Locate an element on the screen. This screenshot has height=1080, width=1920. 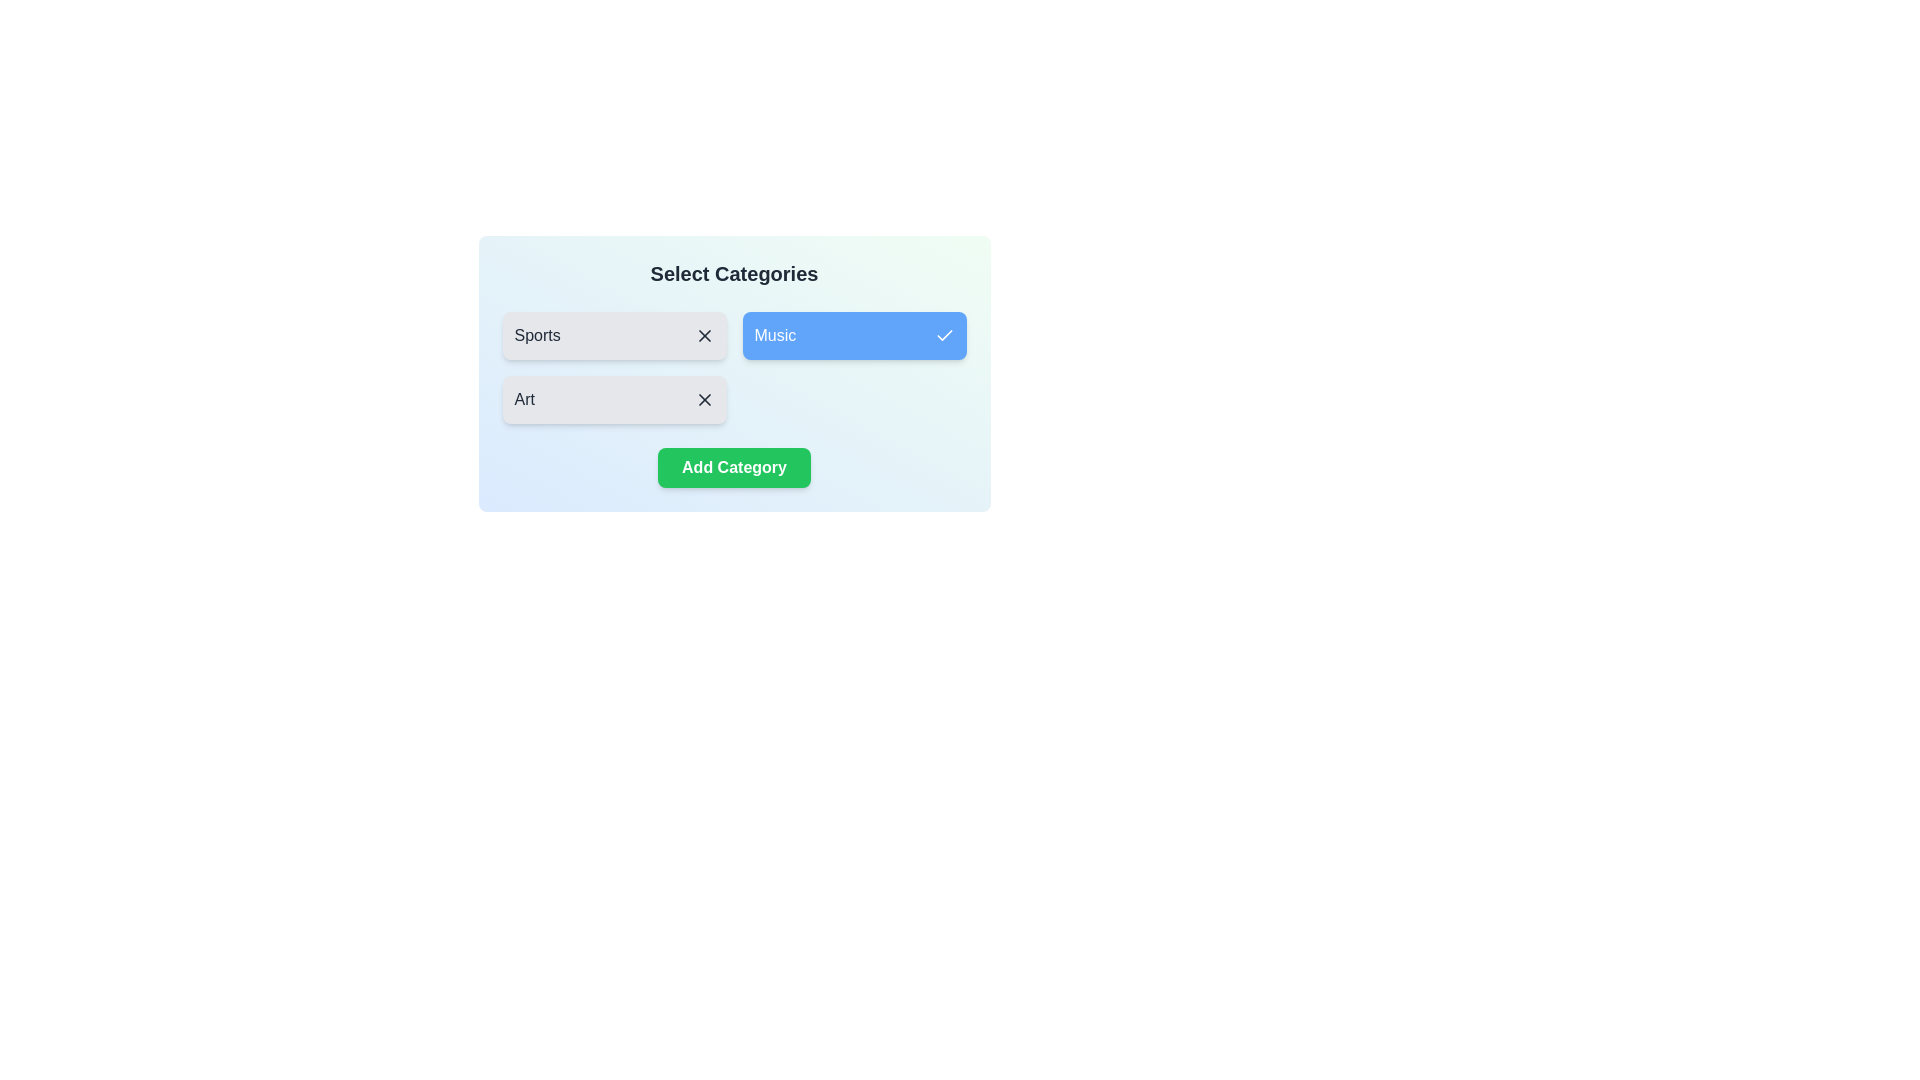
the category Music is located at coordinates (854, 334).